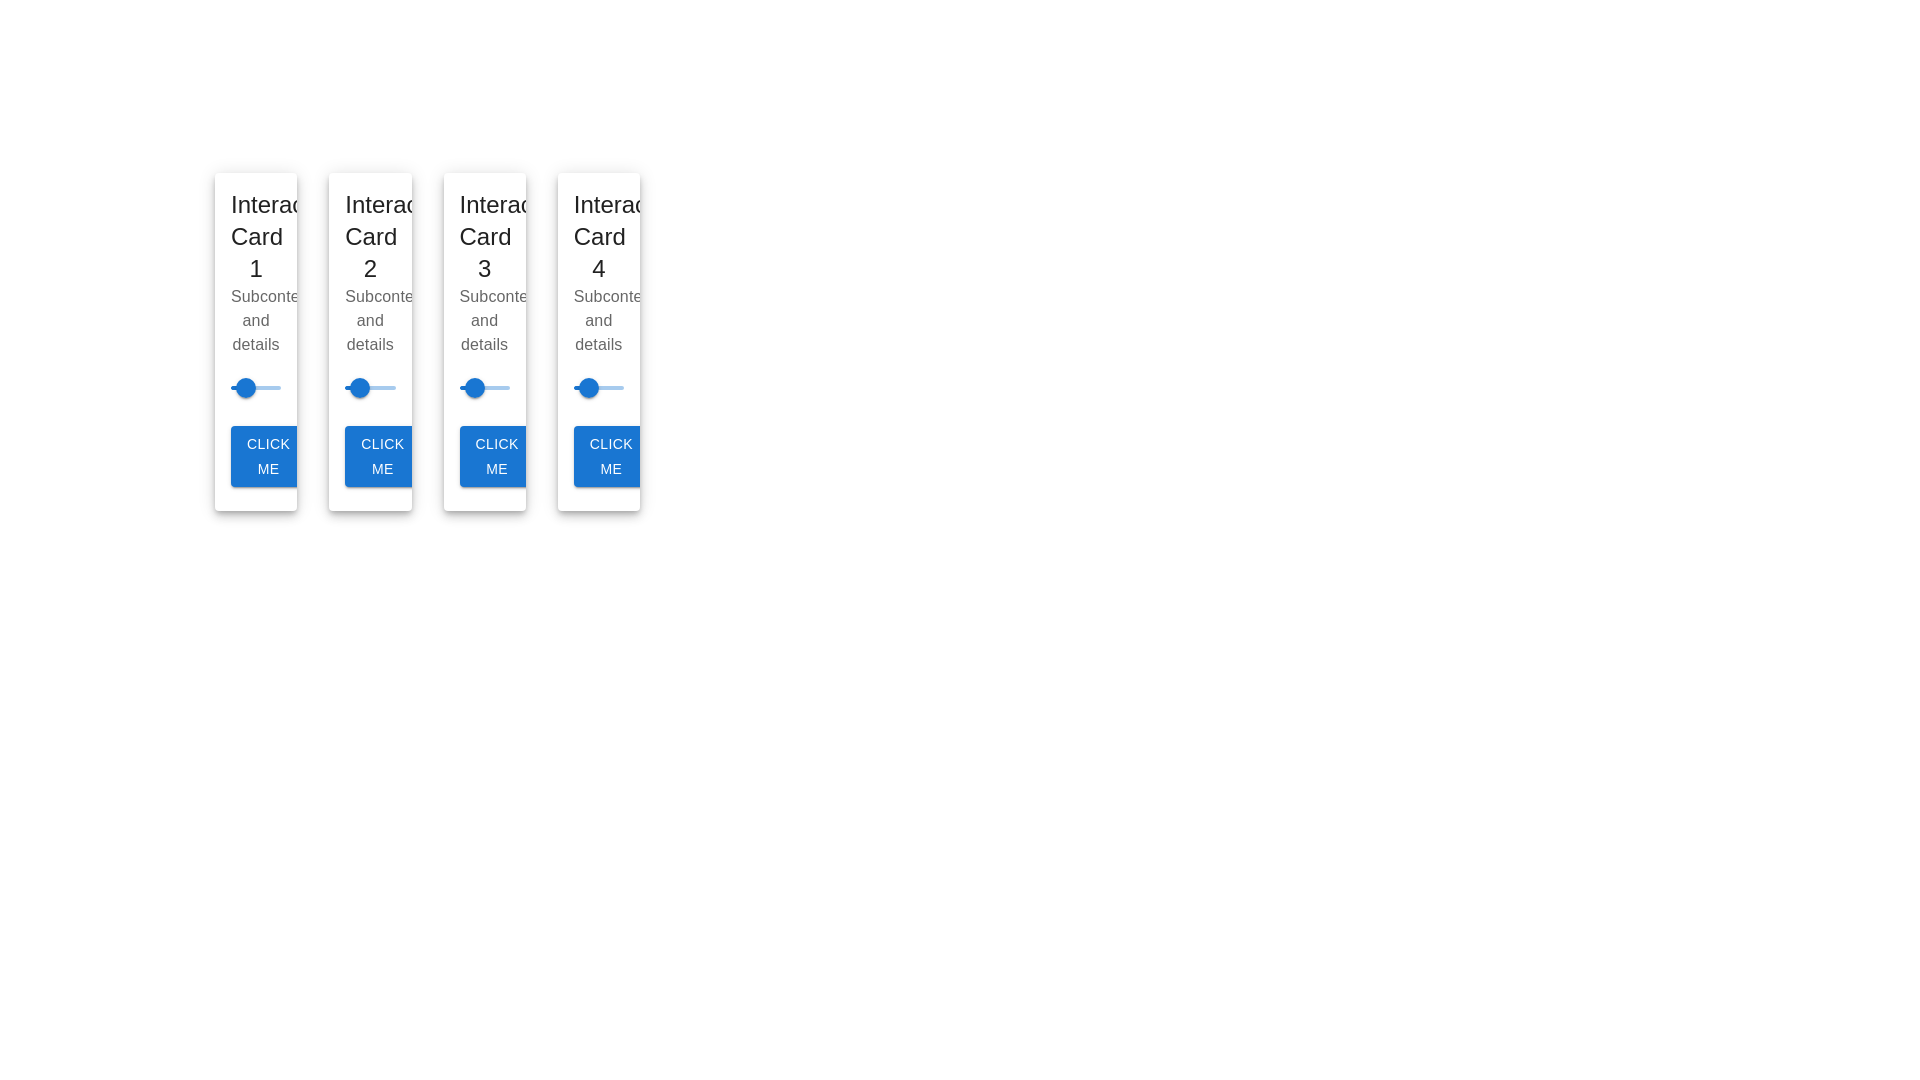 The height and width of the screenshot is (1080, 1920). What do you see at coordinates (500, 388) in the screenshot?
I see `the slider's value` at bounding box center [500, 388].